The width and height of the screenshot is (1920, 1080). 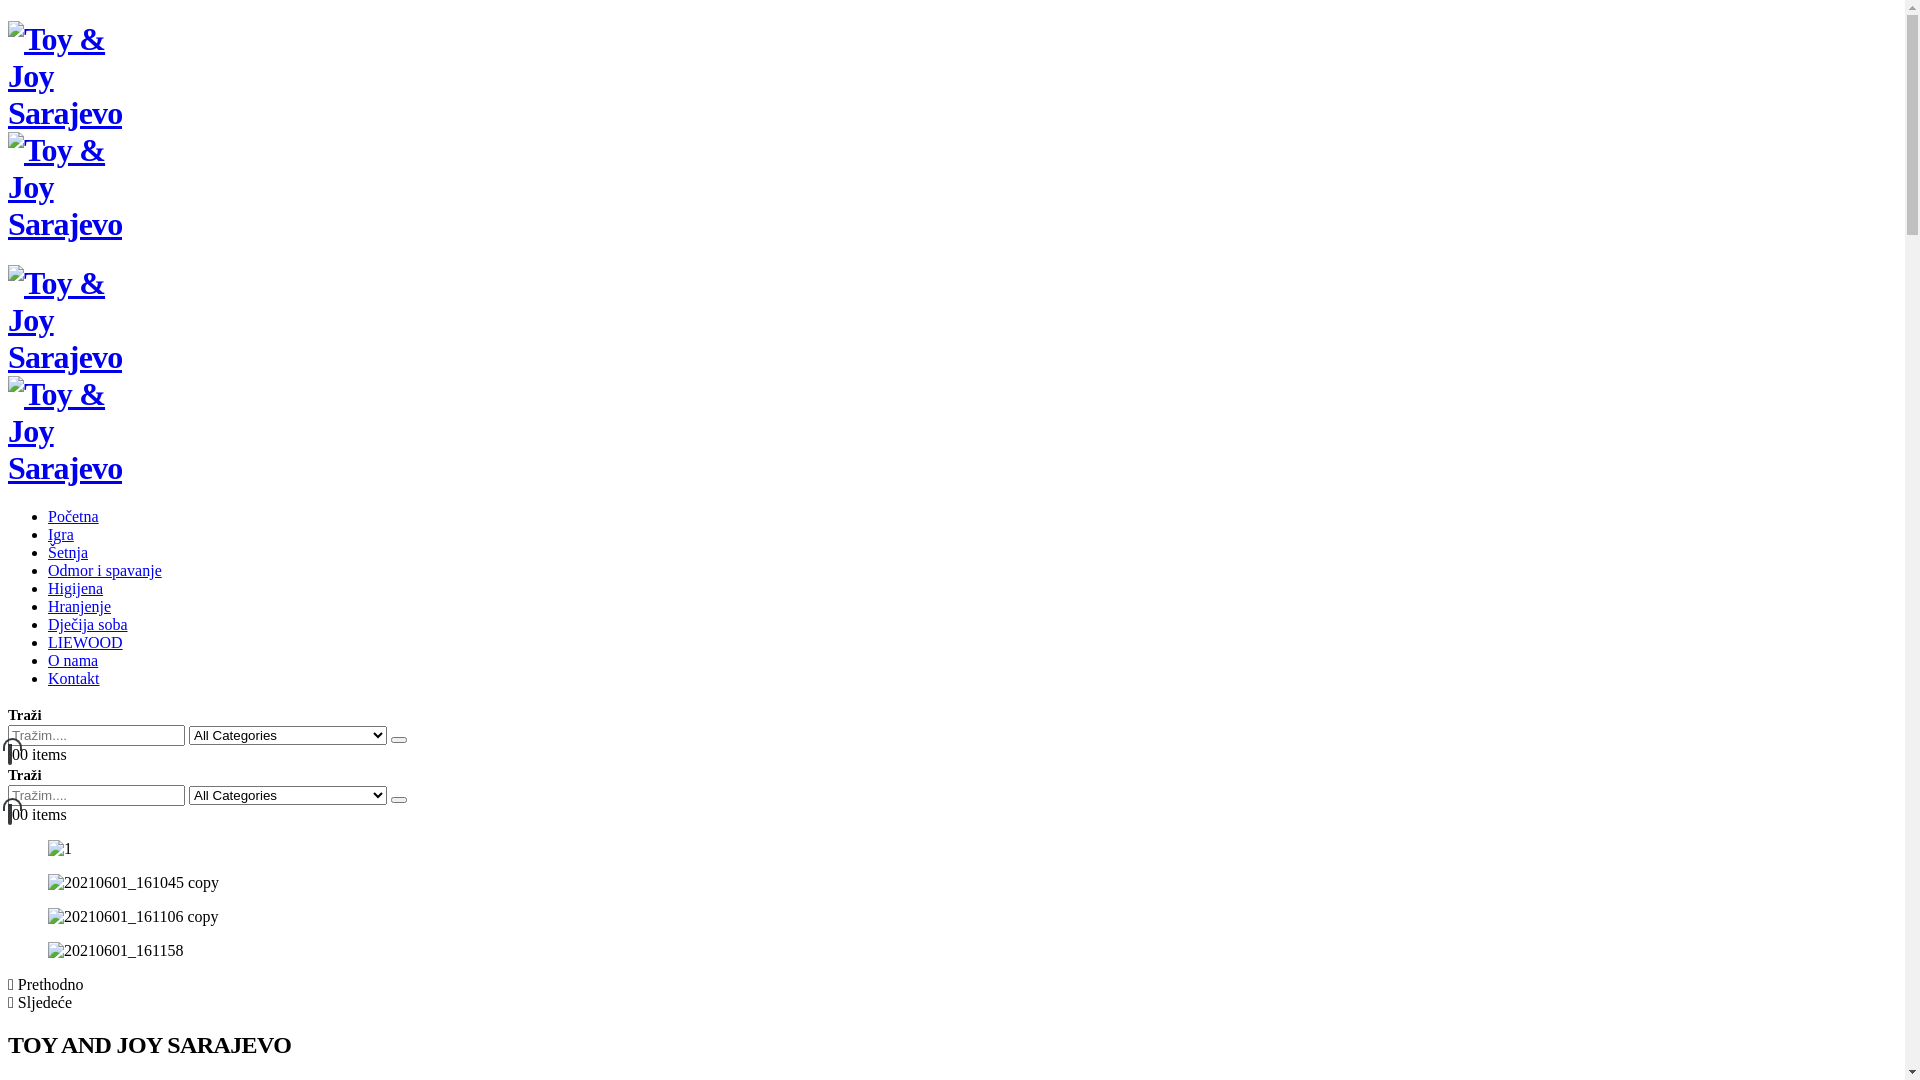 What do you see at coordinates (75, 587) in the screenshot?
I see `'Higijena'` at bounding box center [75, 587].